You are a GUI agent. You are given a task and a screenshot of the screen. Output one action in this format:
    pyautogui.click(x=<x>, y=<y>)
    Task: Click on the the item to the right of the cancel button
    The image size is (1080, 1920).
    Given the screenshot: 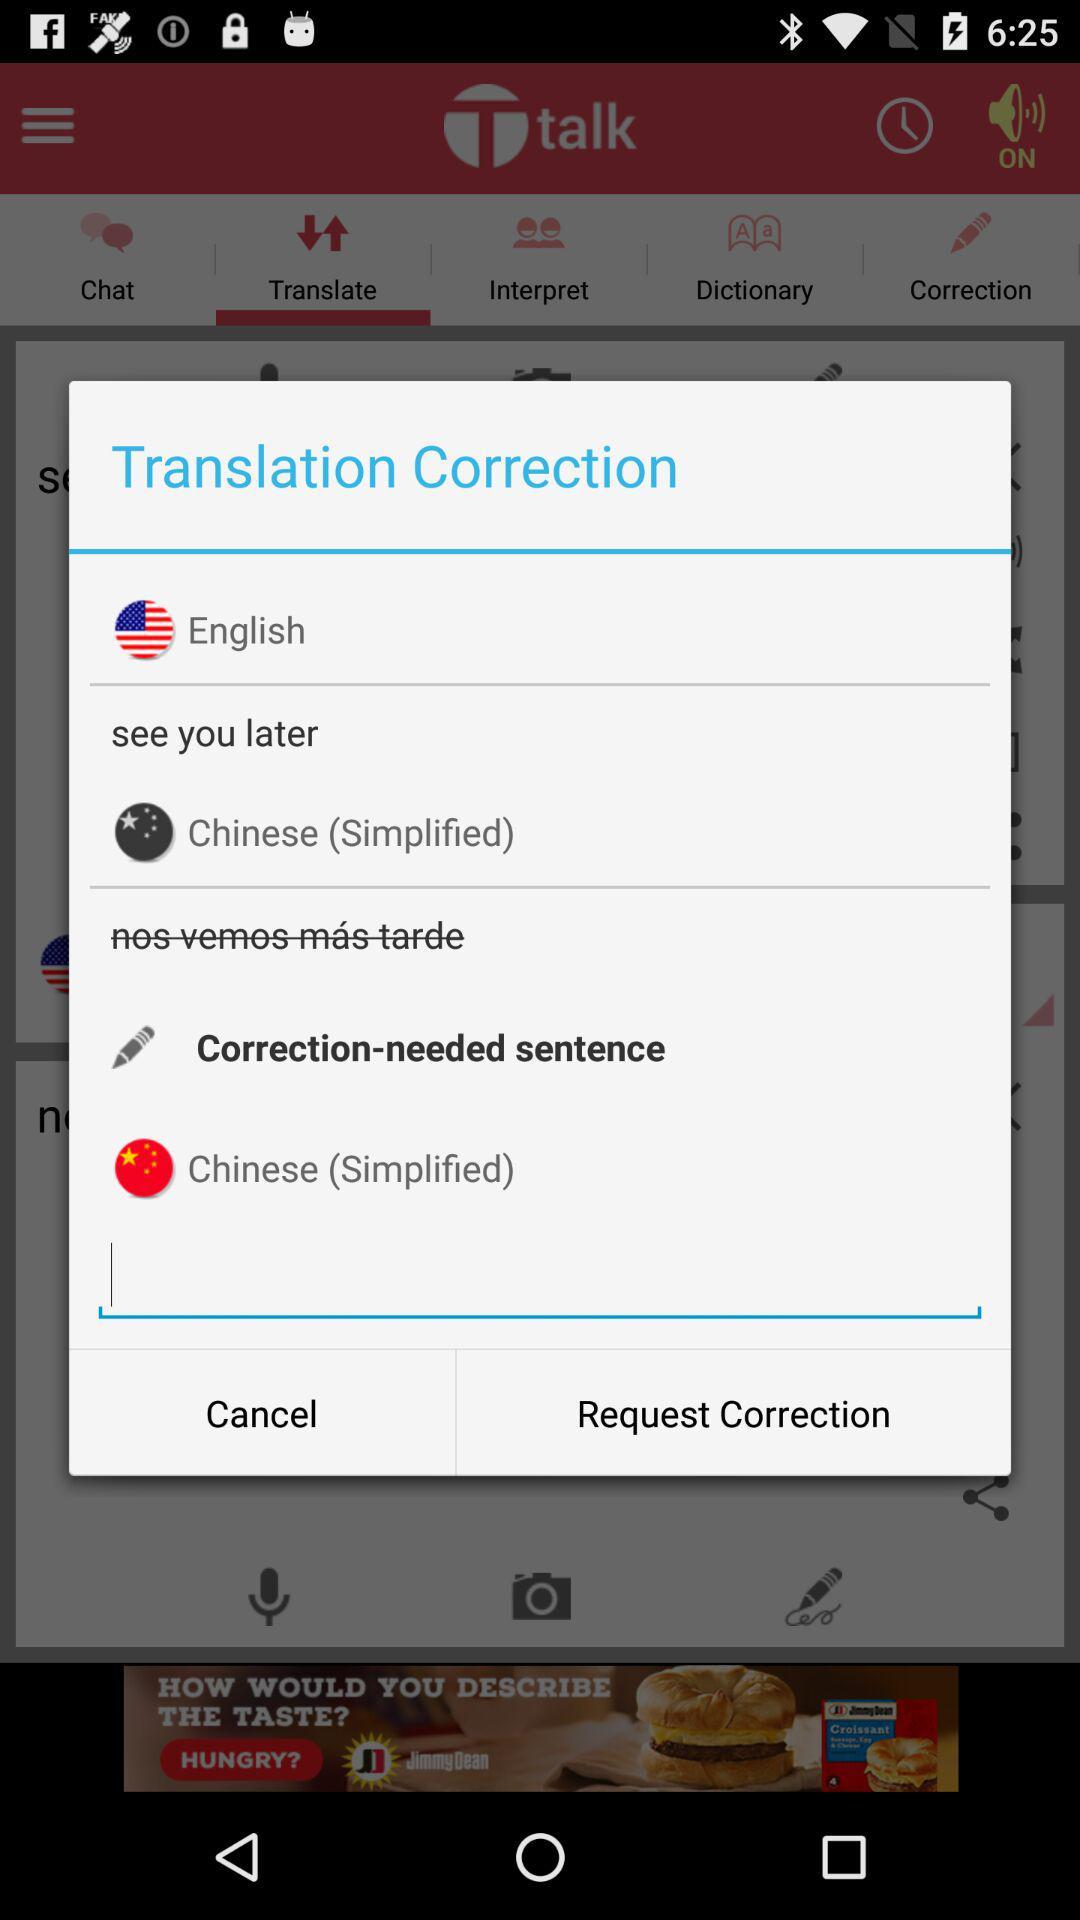 What is the action you would take?
    pyautogui.click(x=733, y=1411)
    